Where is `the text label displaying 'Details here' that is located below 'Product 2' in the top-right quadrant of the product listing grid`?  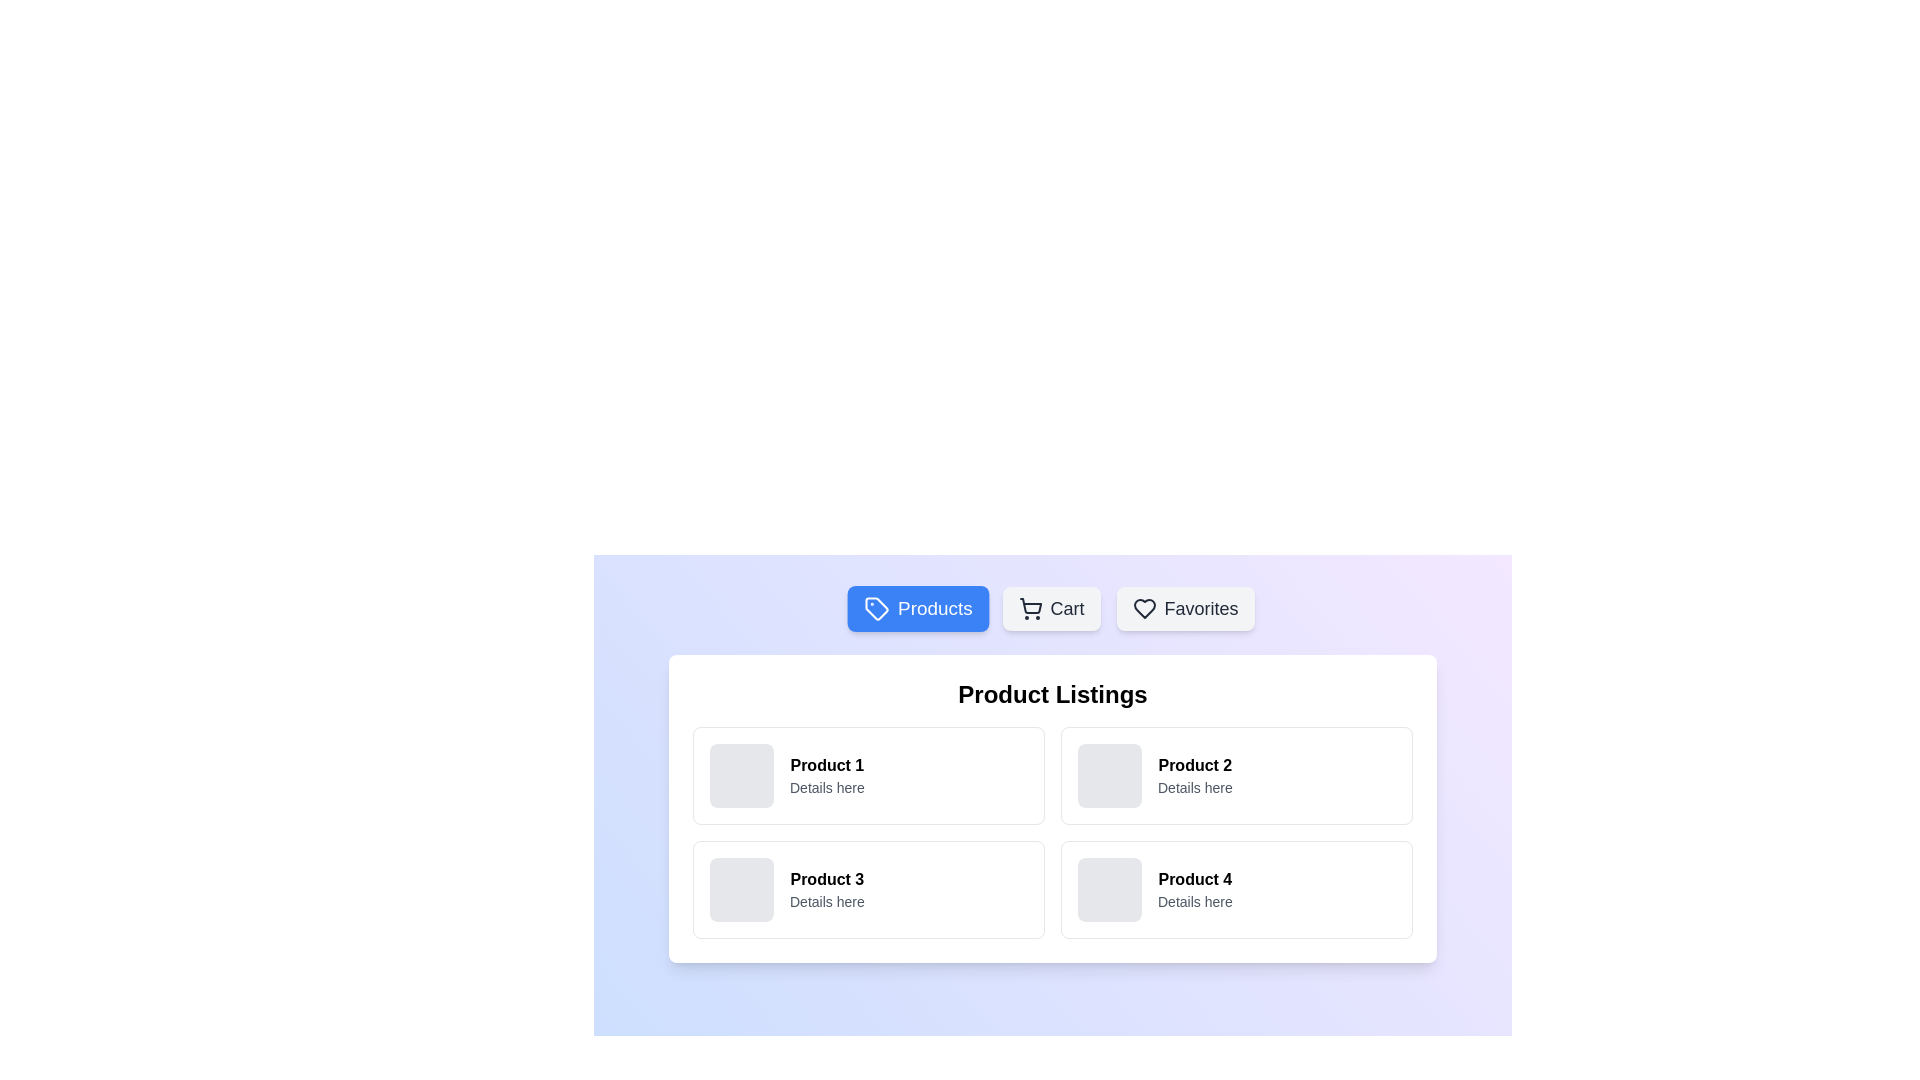
the text label displaying 'Details here' that is located below 'Product 2' in the top-right quadrant of the product listing grid is located at coordinates (1195, 786).